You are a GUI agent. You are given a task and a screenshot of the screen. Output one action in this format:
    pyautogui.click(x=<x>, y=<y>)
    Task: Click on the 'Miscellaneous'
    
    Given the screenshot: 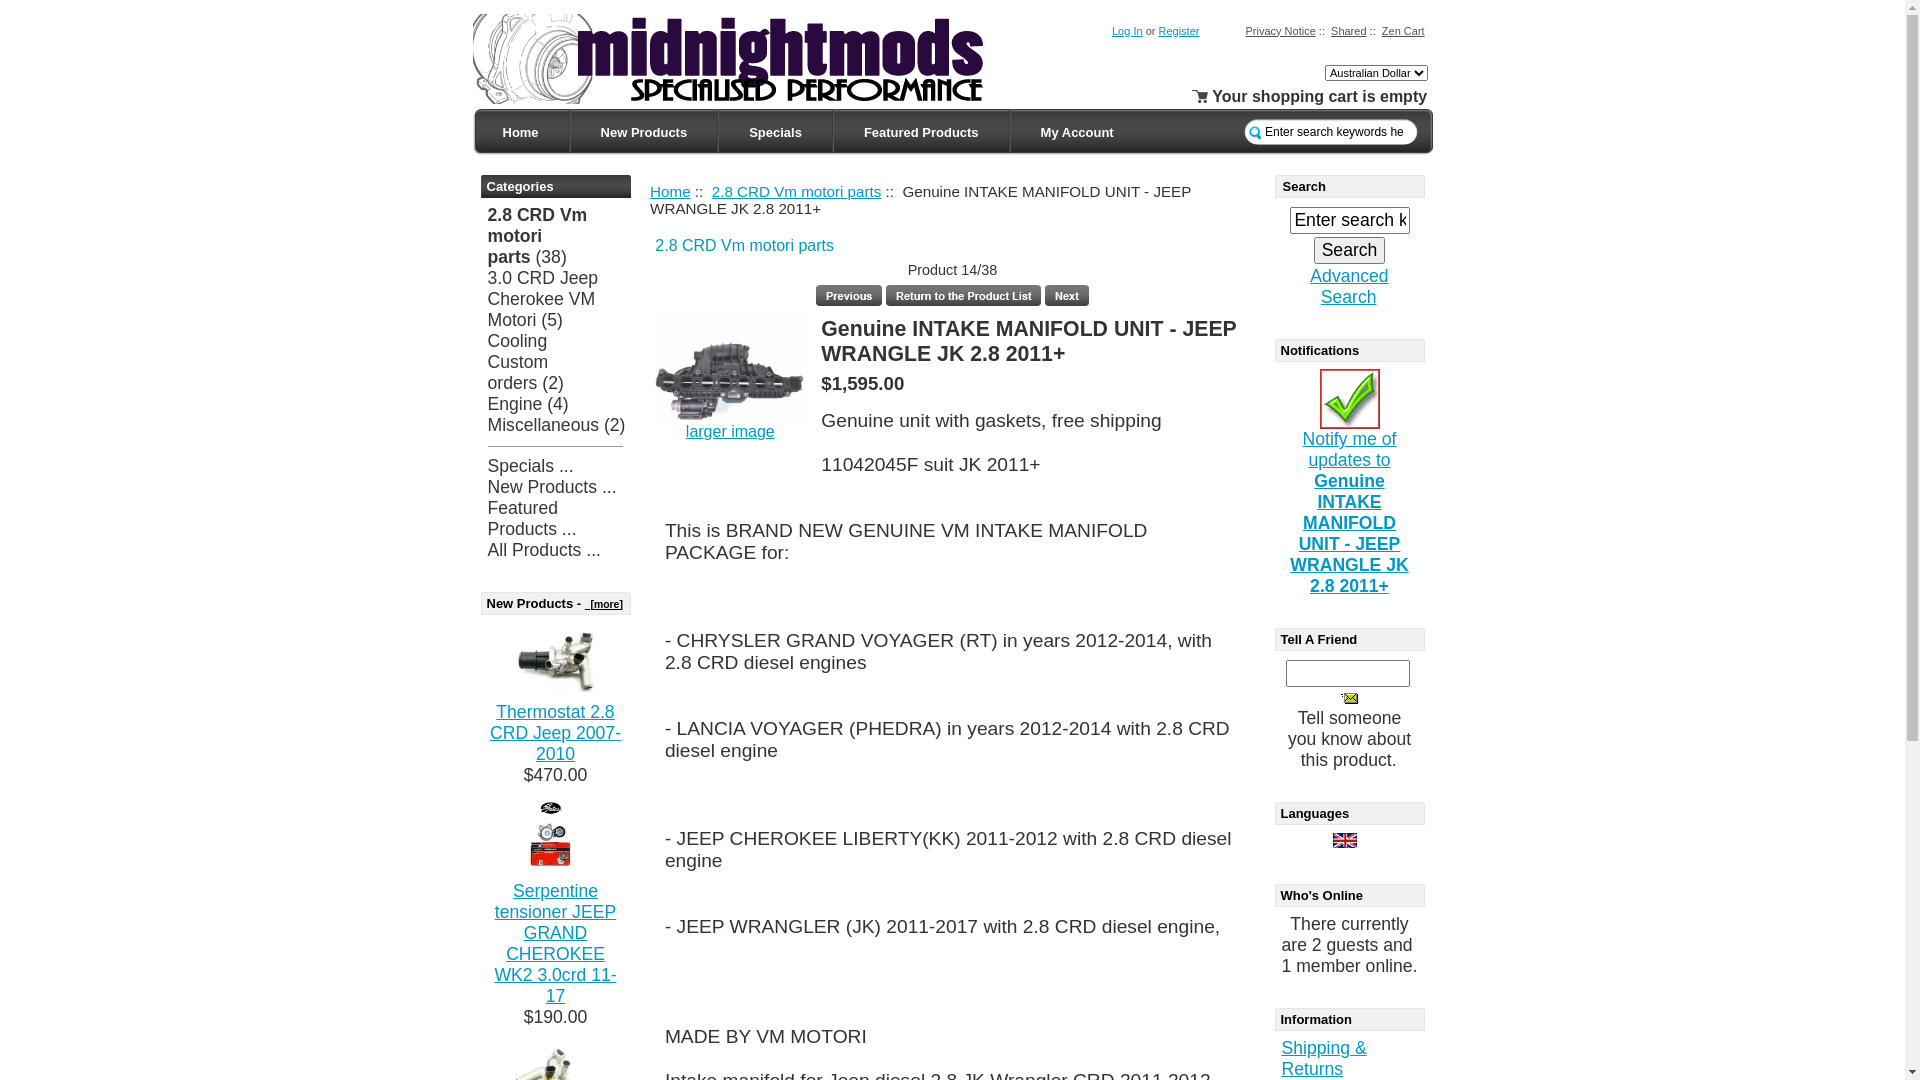 What is the action you would take?
    pyautogui.click(x=543, y=423)
    